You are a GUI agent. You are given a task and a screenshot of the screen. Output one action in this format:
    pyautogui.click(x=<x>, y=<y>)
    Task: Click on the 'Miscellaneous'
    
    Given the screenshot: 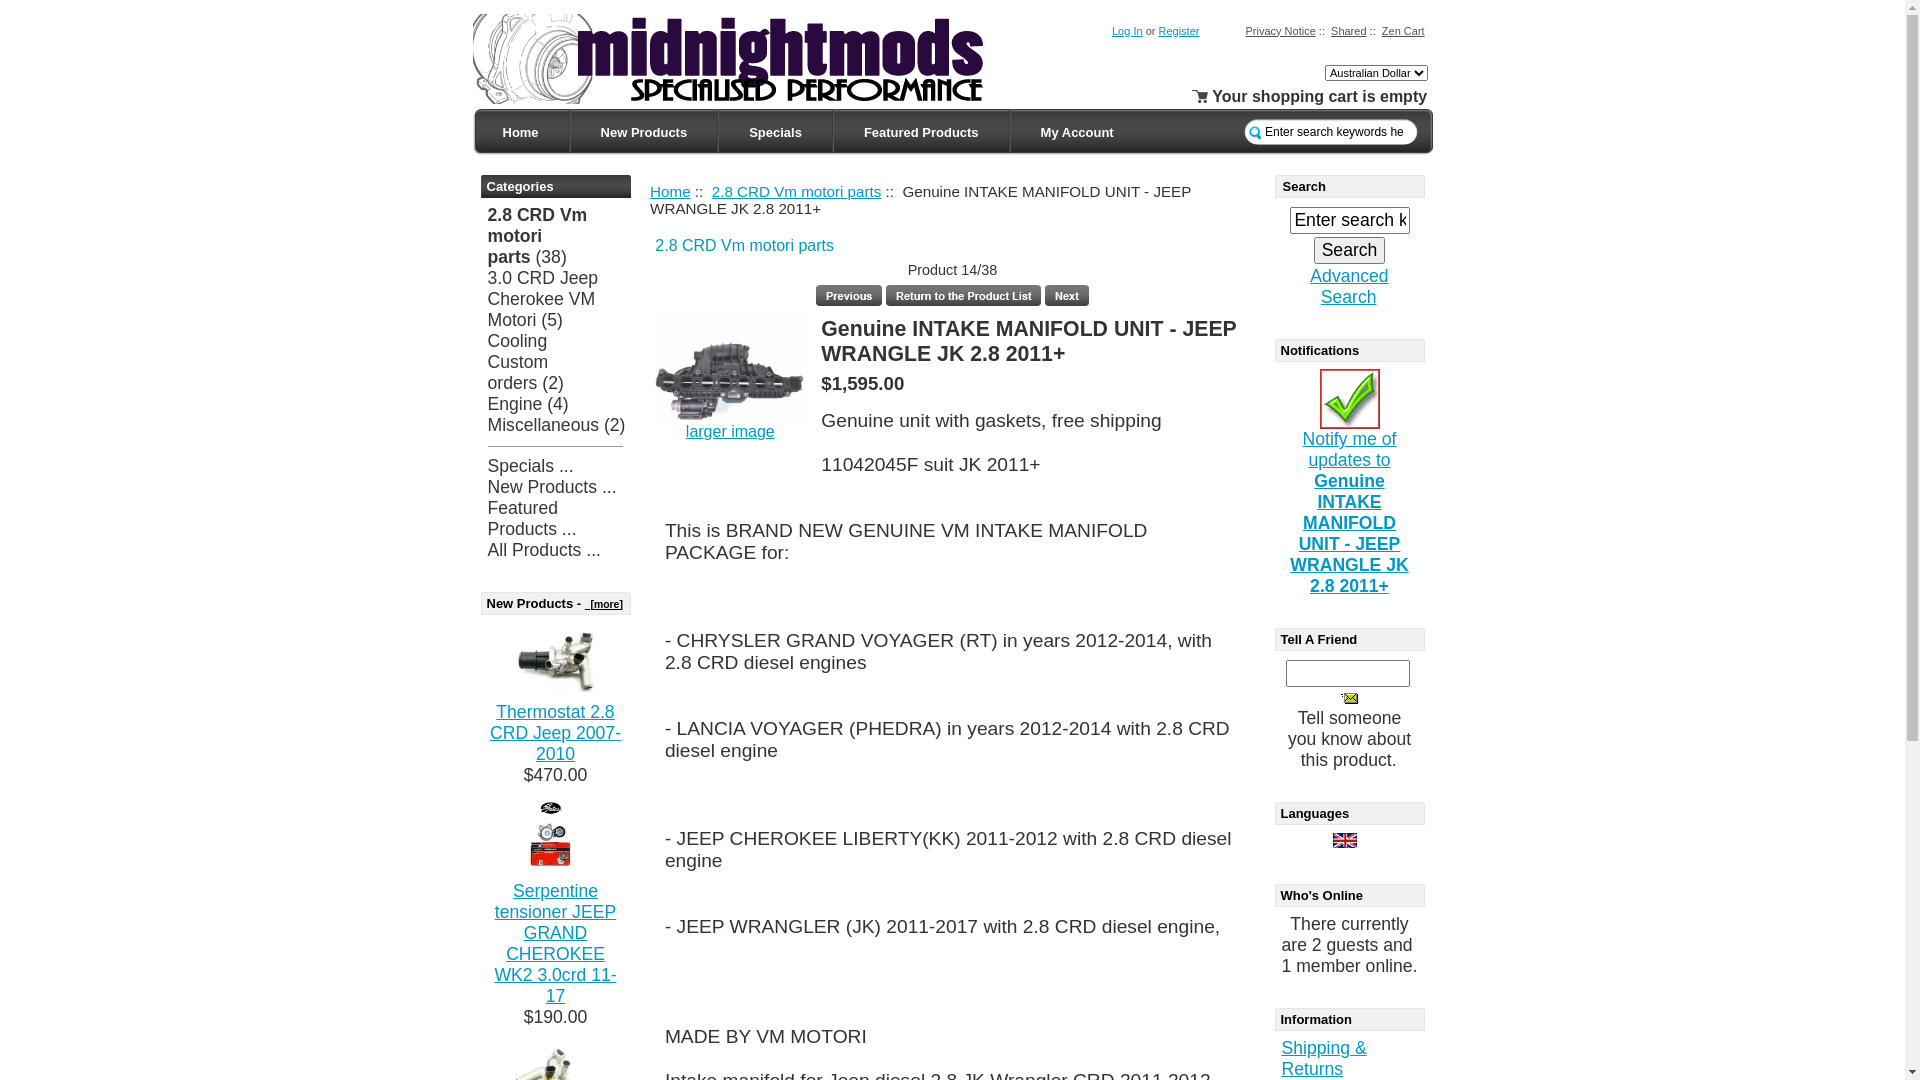 What is the action you would take?
    pyautogui.click(x=543, y=423)
    